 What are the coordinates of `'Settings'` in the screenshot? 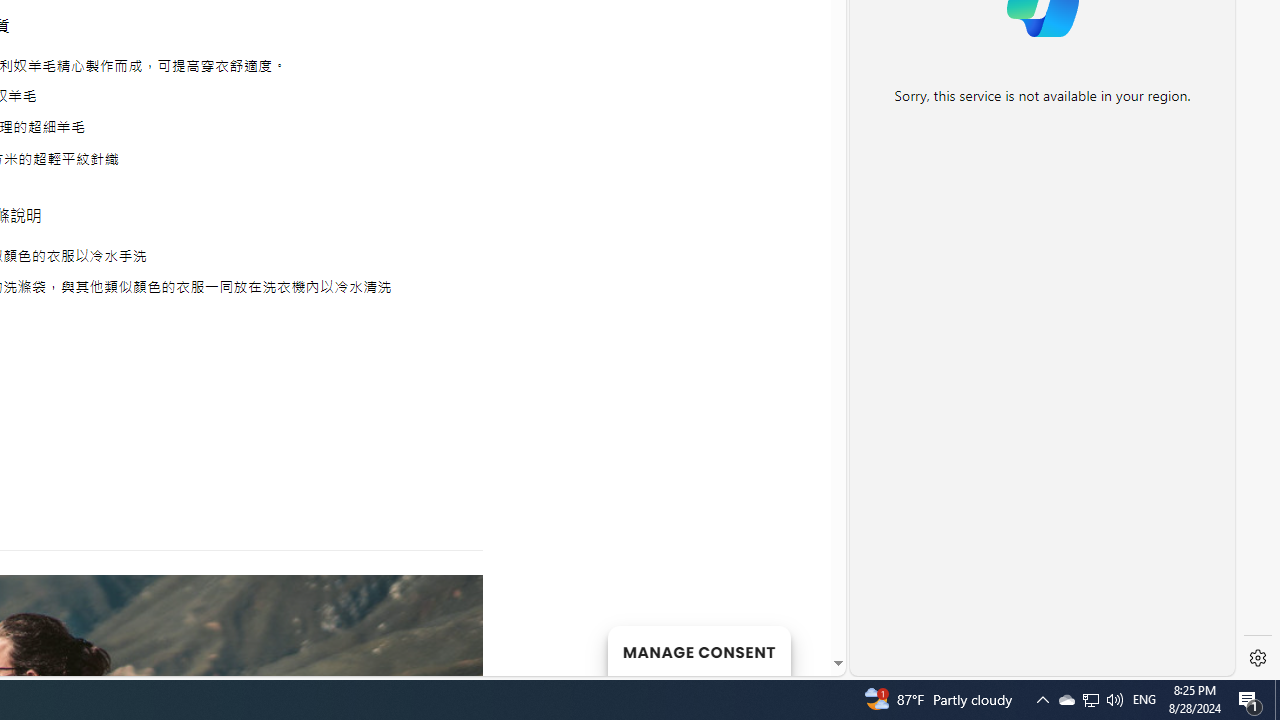 It's located at (1257, 658).